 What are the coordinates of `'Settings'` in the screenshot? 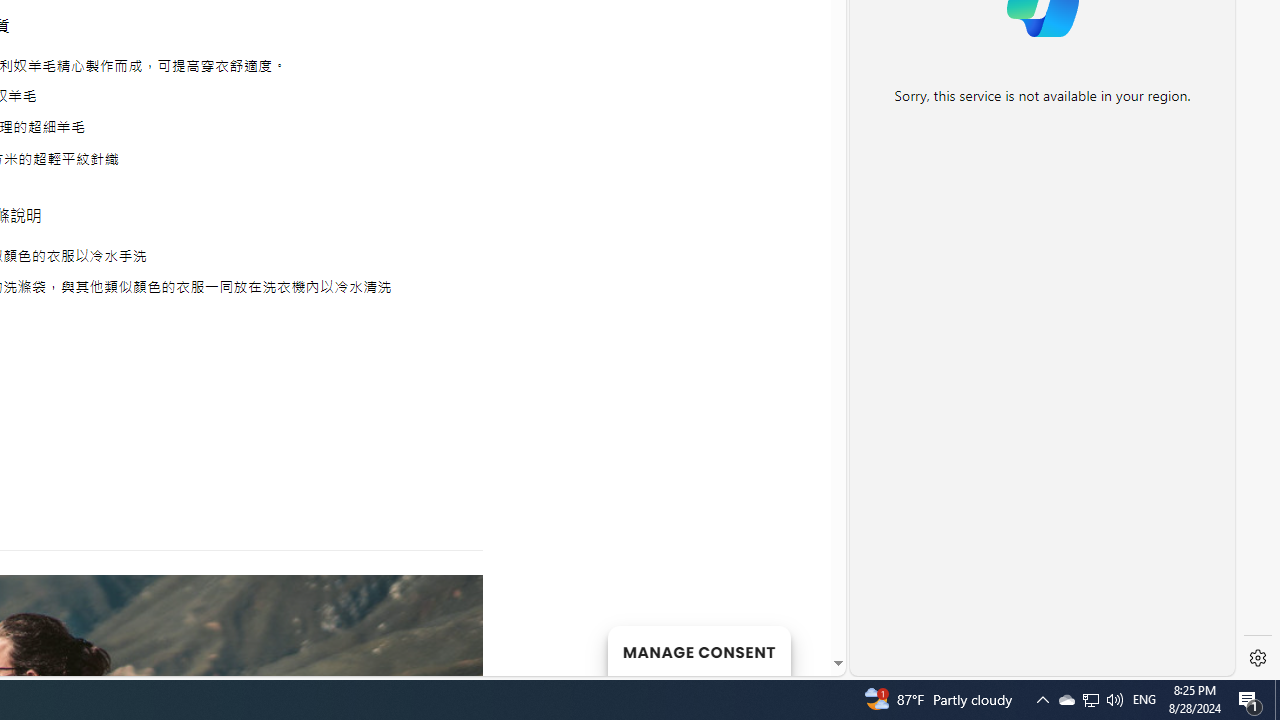 It's located at (1257, 658).